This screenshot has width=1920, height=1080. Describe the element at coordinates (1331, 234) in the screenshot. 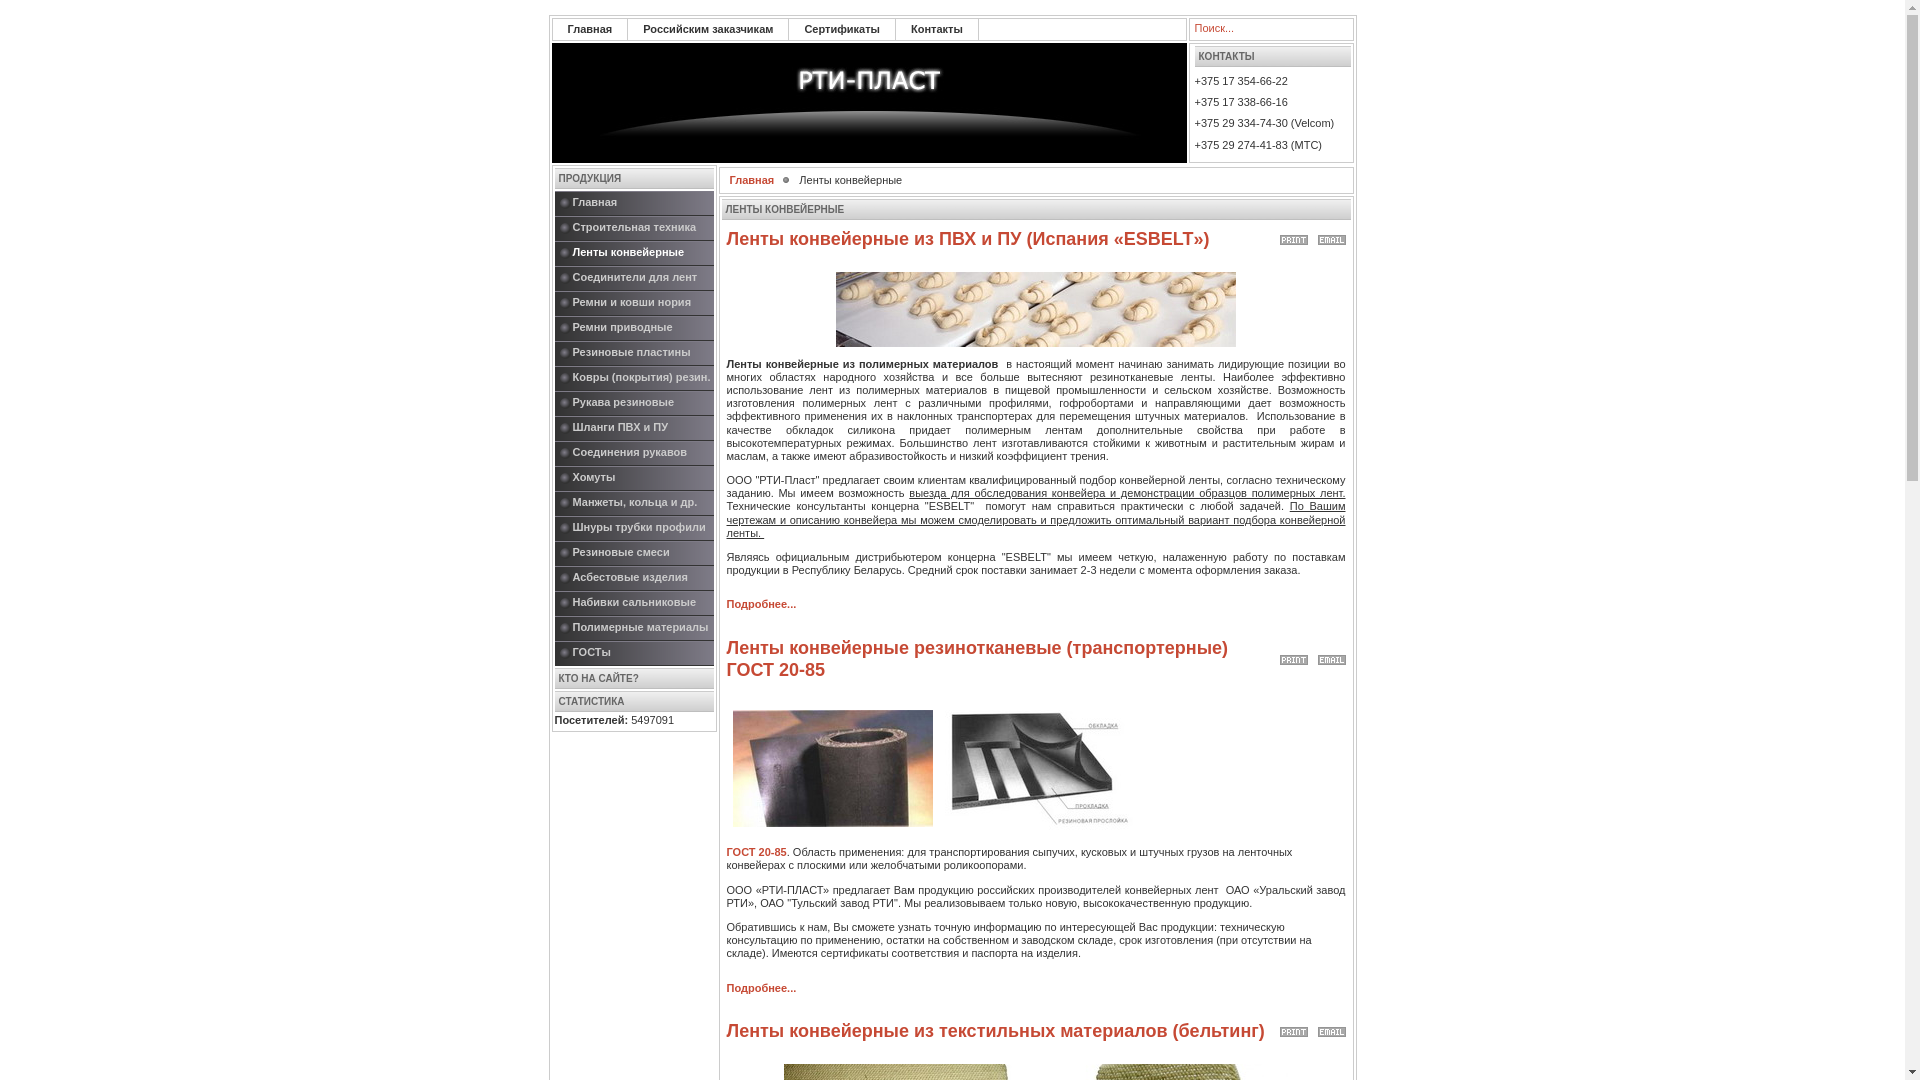

I see `'E-mail'` at that location.